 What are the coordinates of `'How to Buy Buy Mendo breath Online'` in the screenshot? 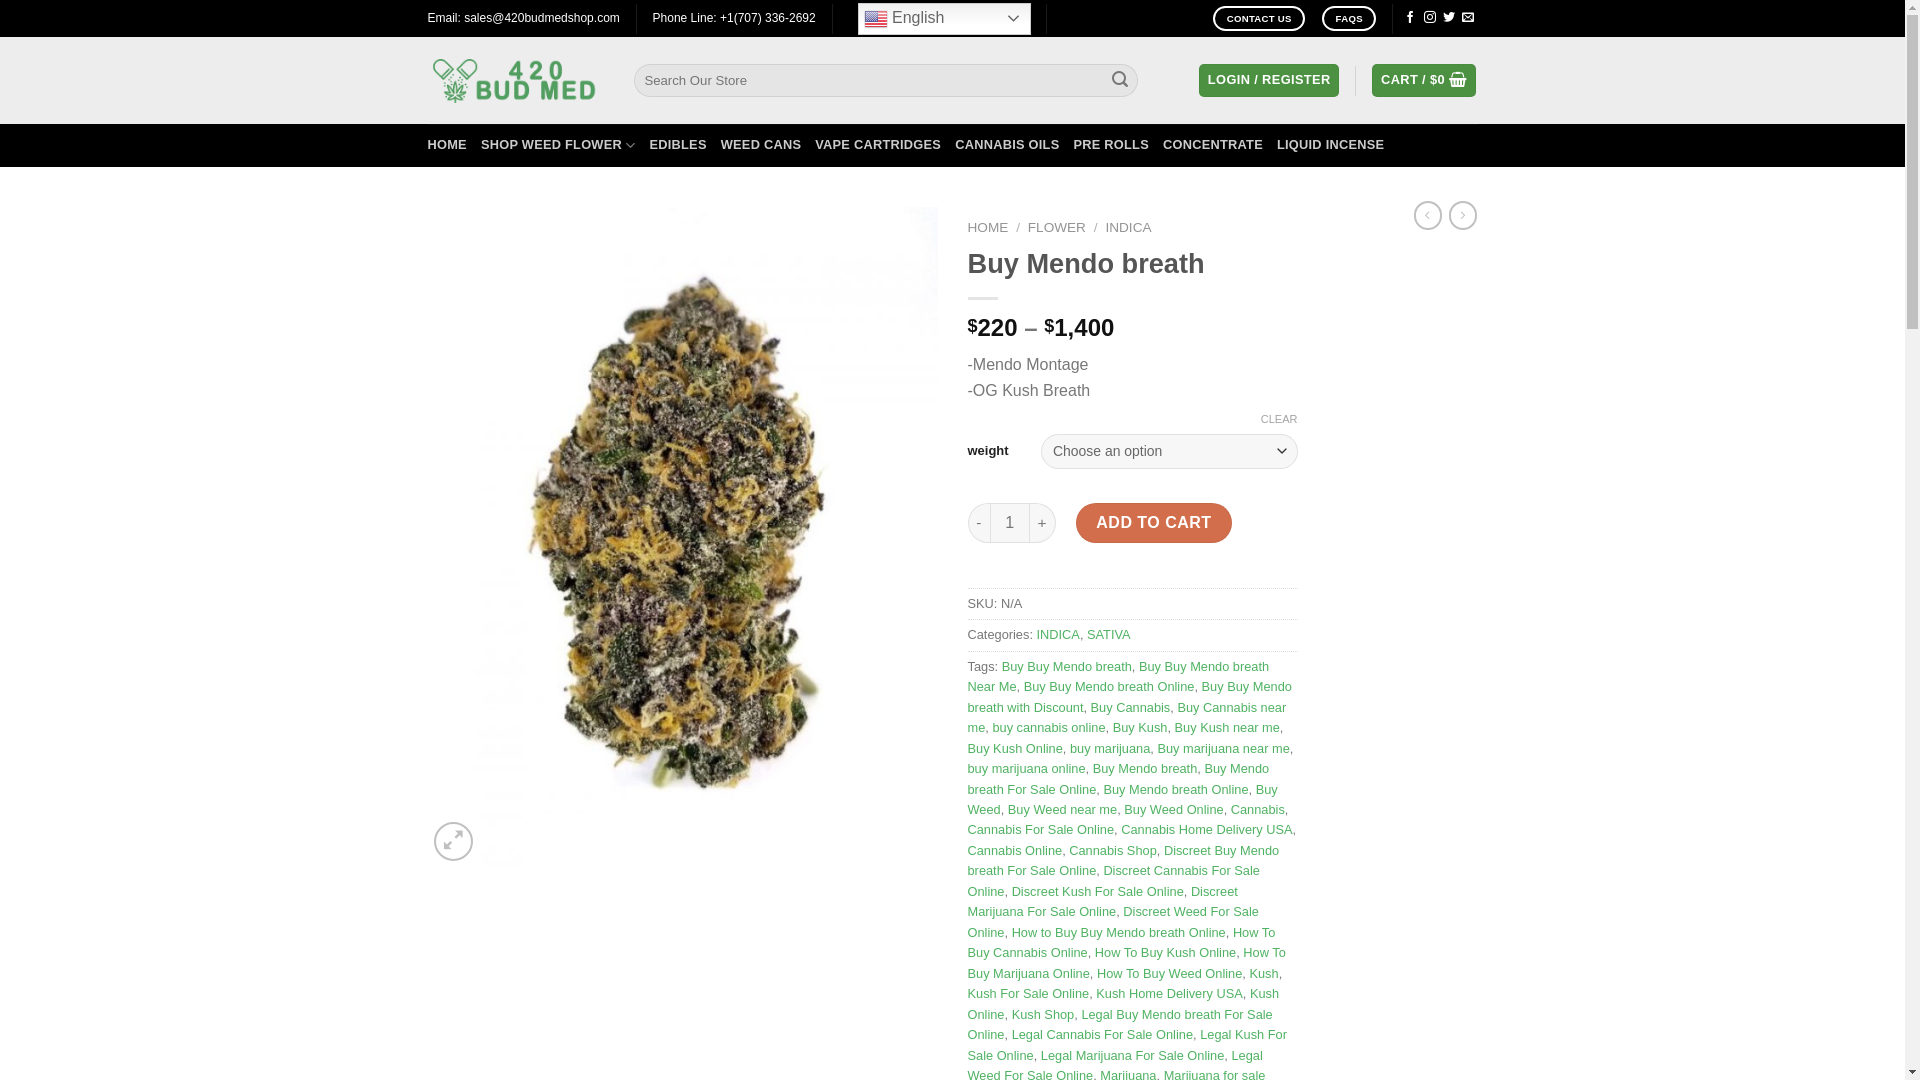 It's located at (1117, 932).